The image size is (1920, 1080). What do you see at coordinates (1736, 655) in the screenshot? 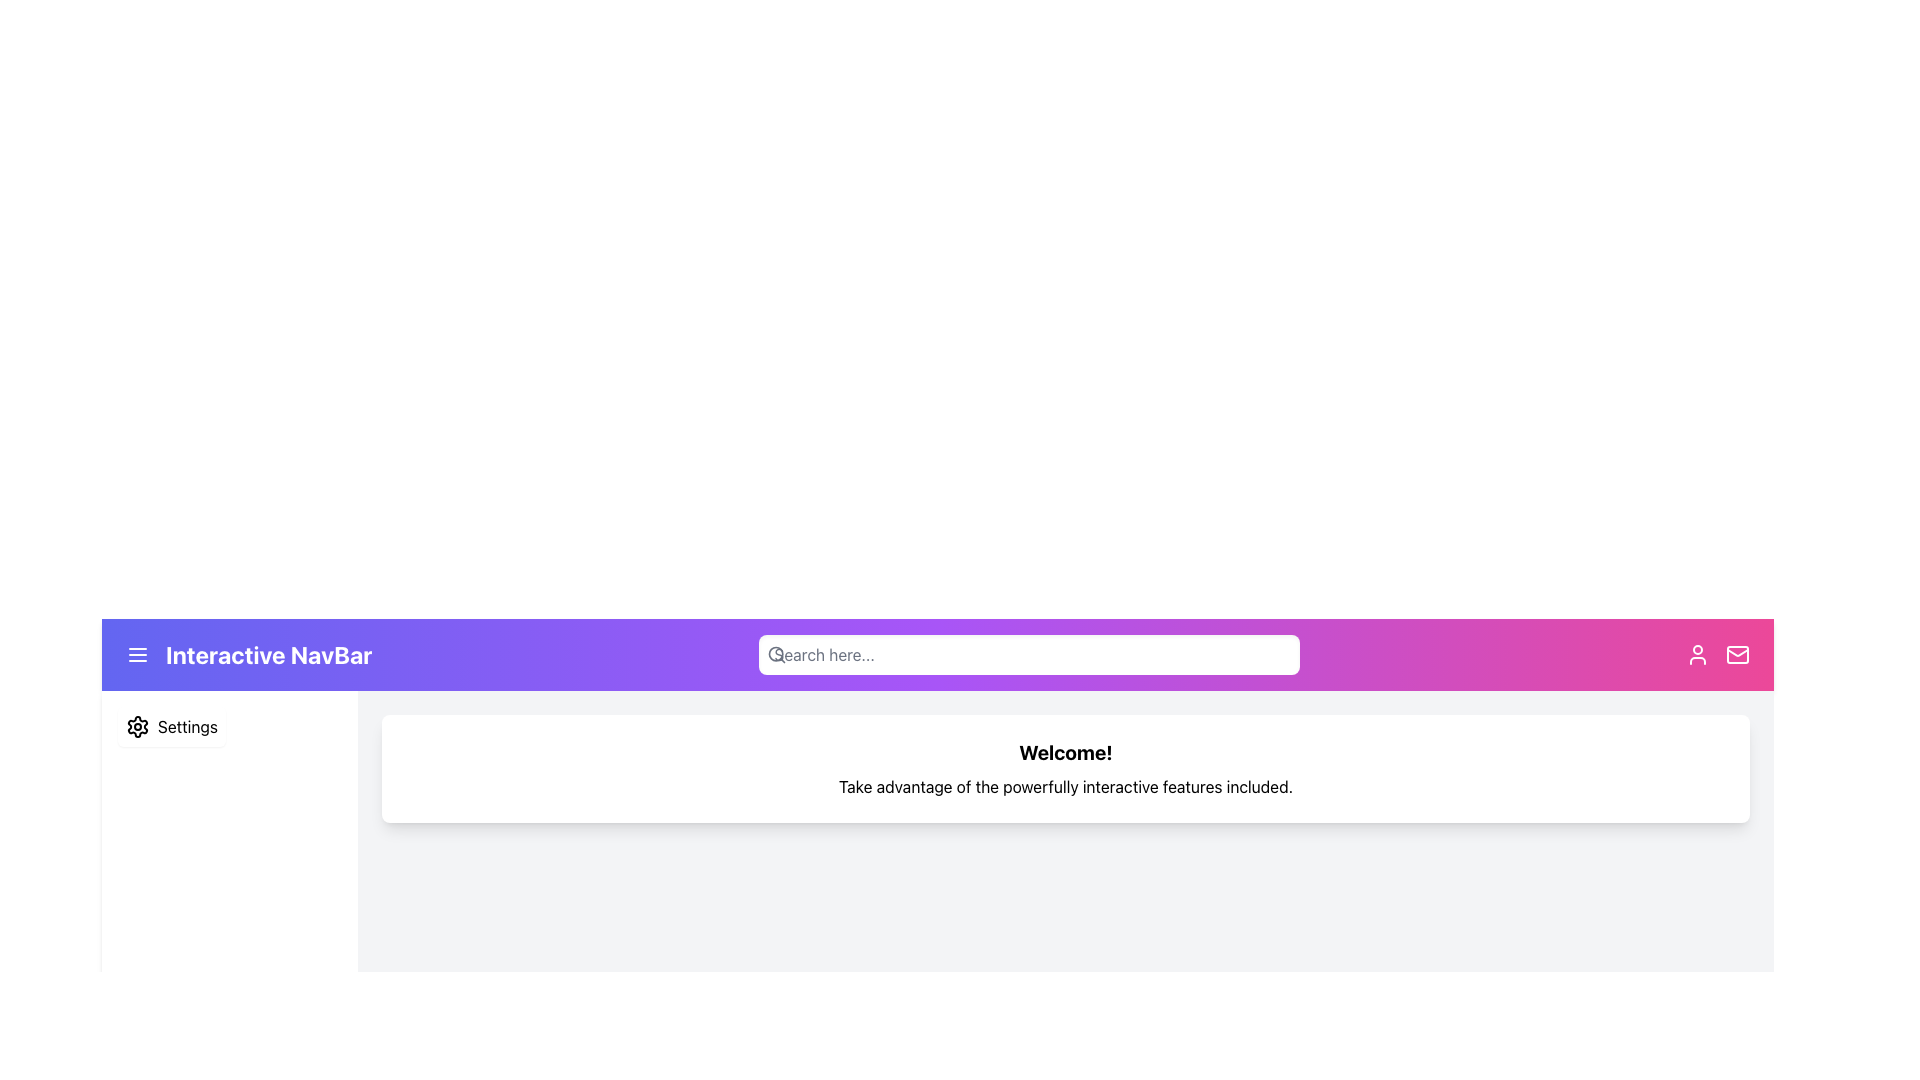
I see `the mail icon, which is styled as a rectangular envelope with a white outline on a pink background gradient` at bounding box center [1736, 655].